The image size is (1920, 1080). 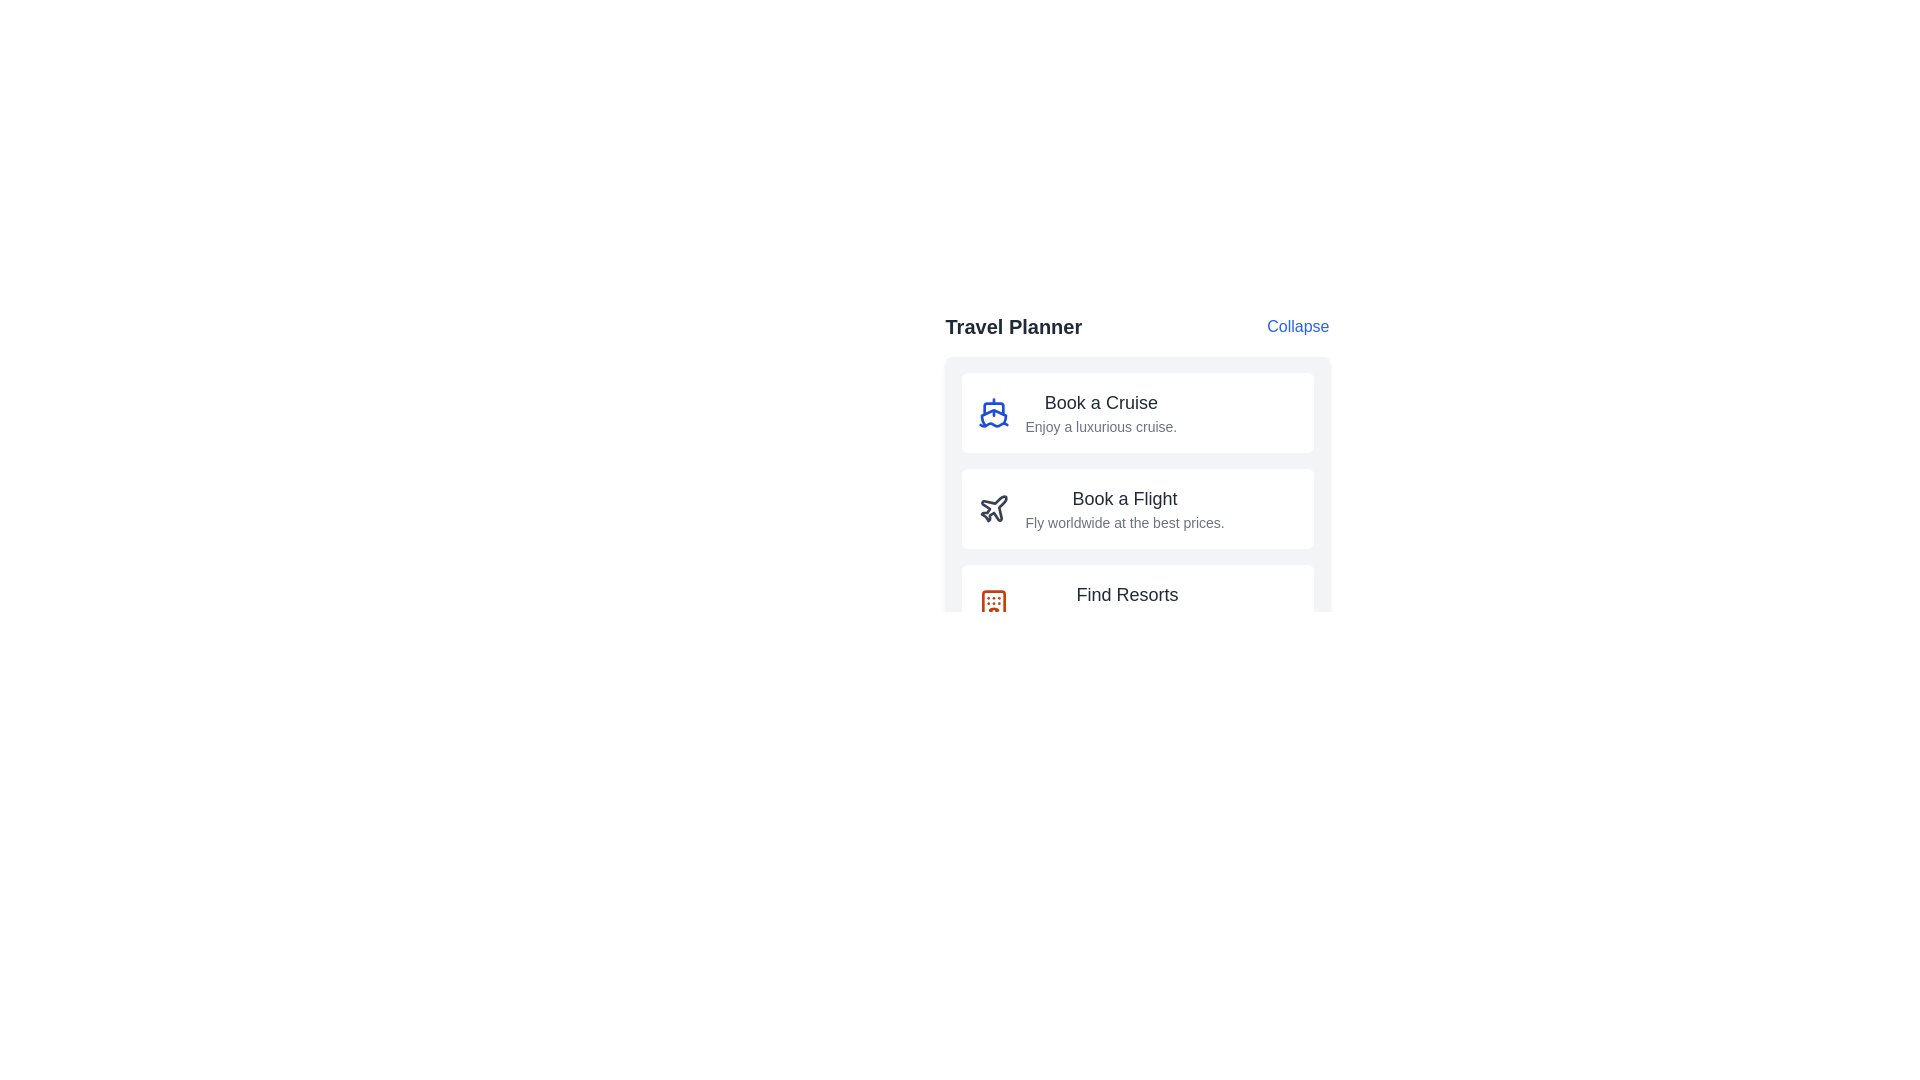 I want to click on the airplane icon representing the 'Book a Flight' option located in the second item of the vertical list under the 'Travel Planner' heading, so click(x=993, y=508).